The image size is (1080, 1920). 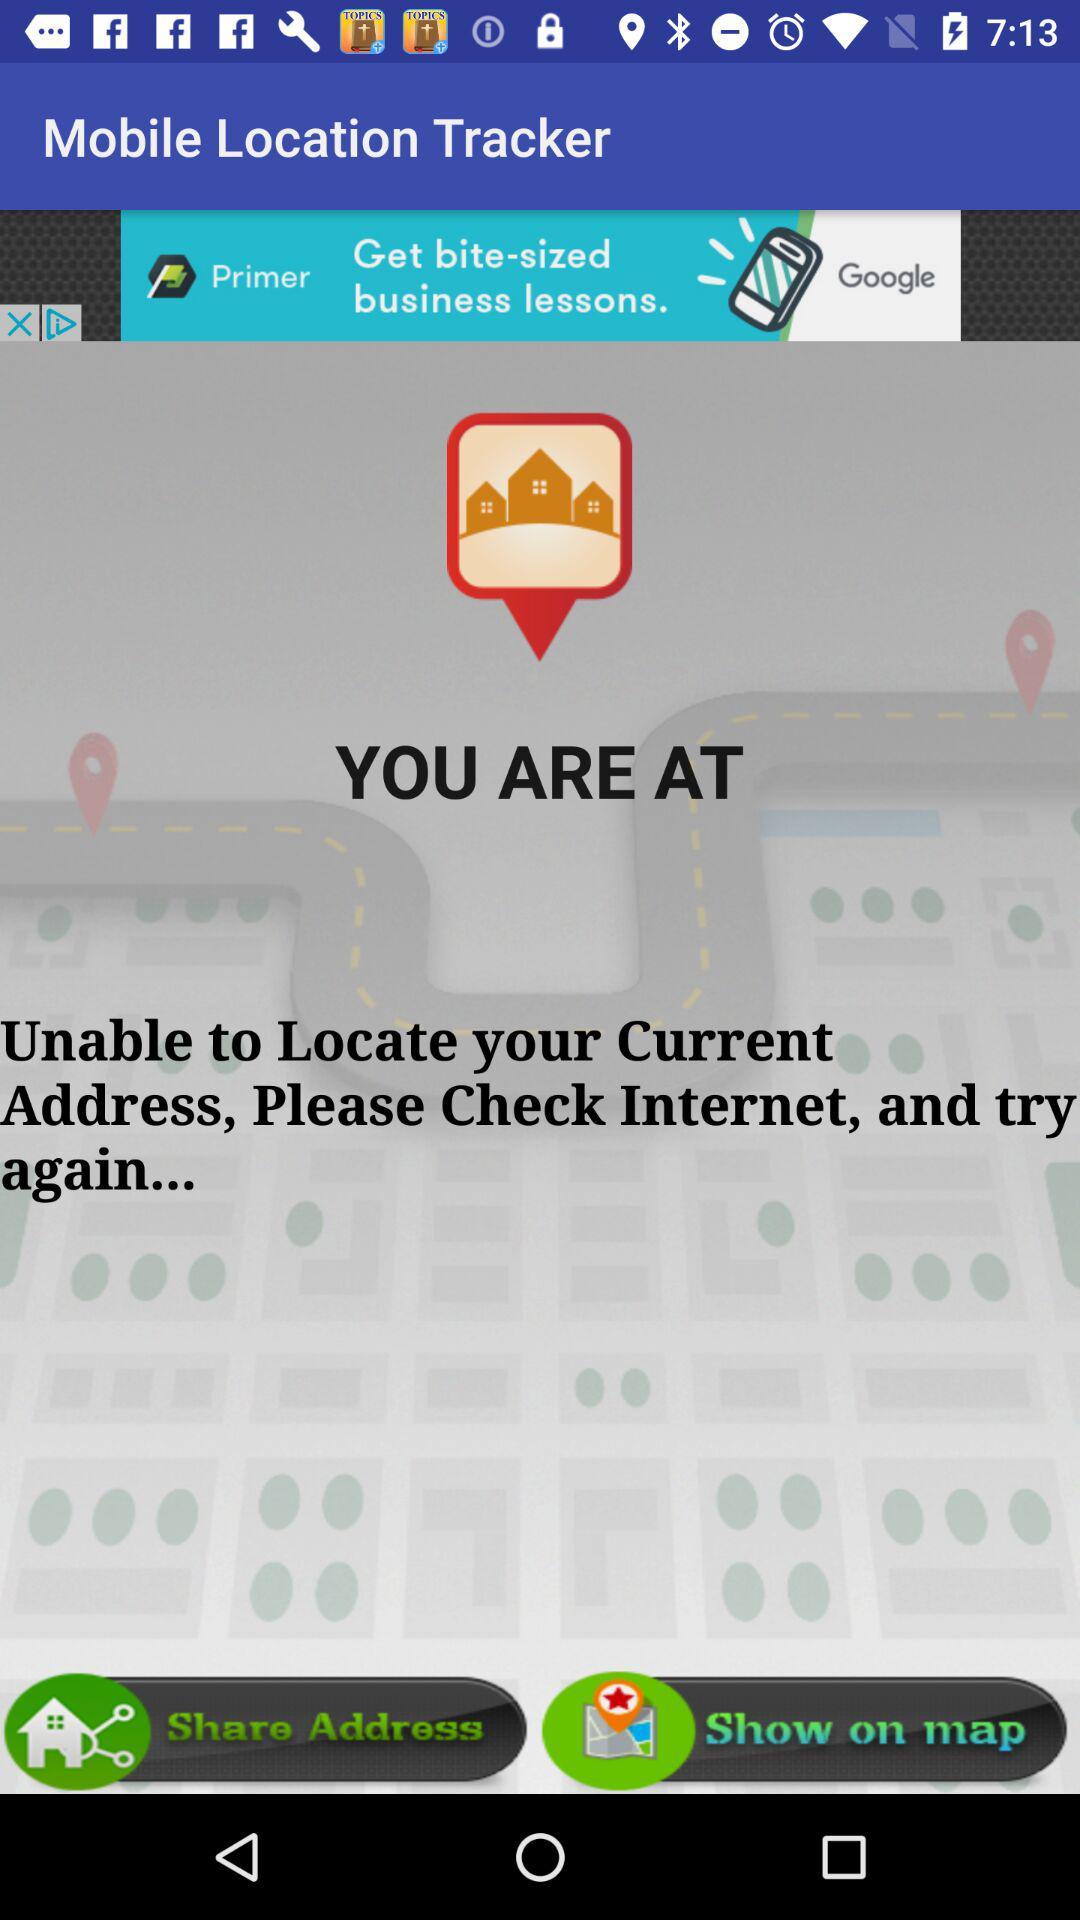 I want to click on show map, so click(x=810, y=1730).